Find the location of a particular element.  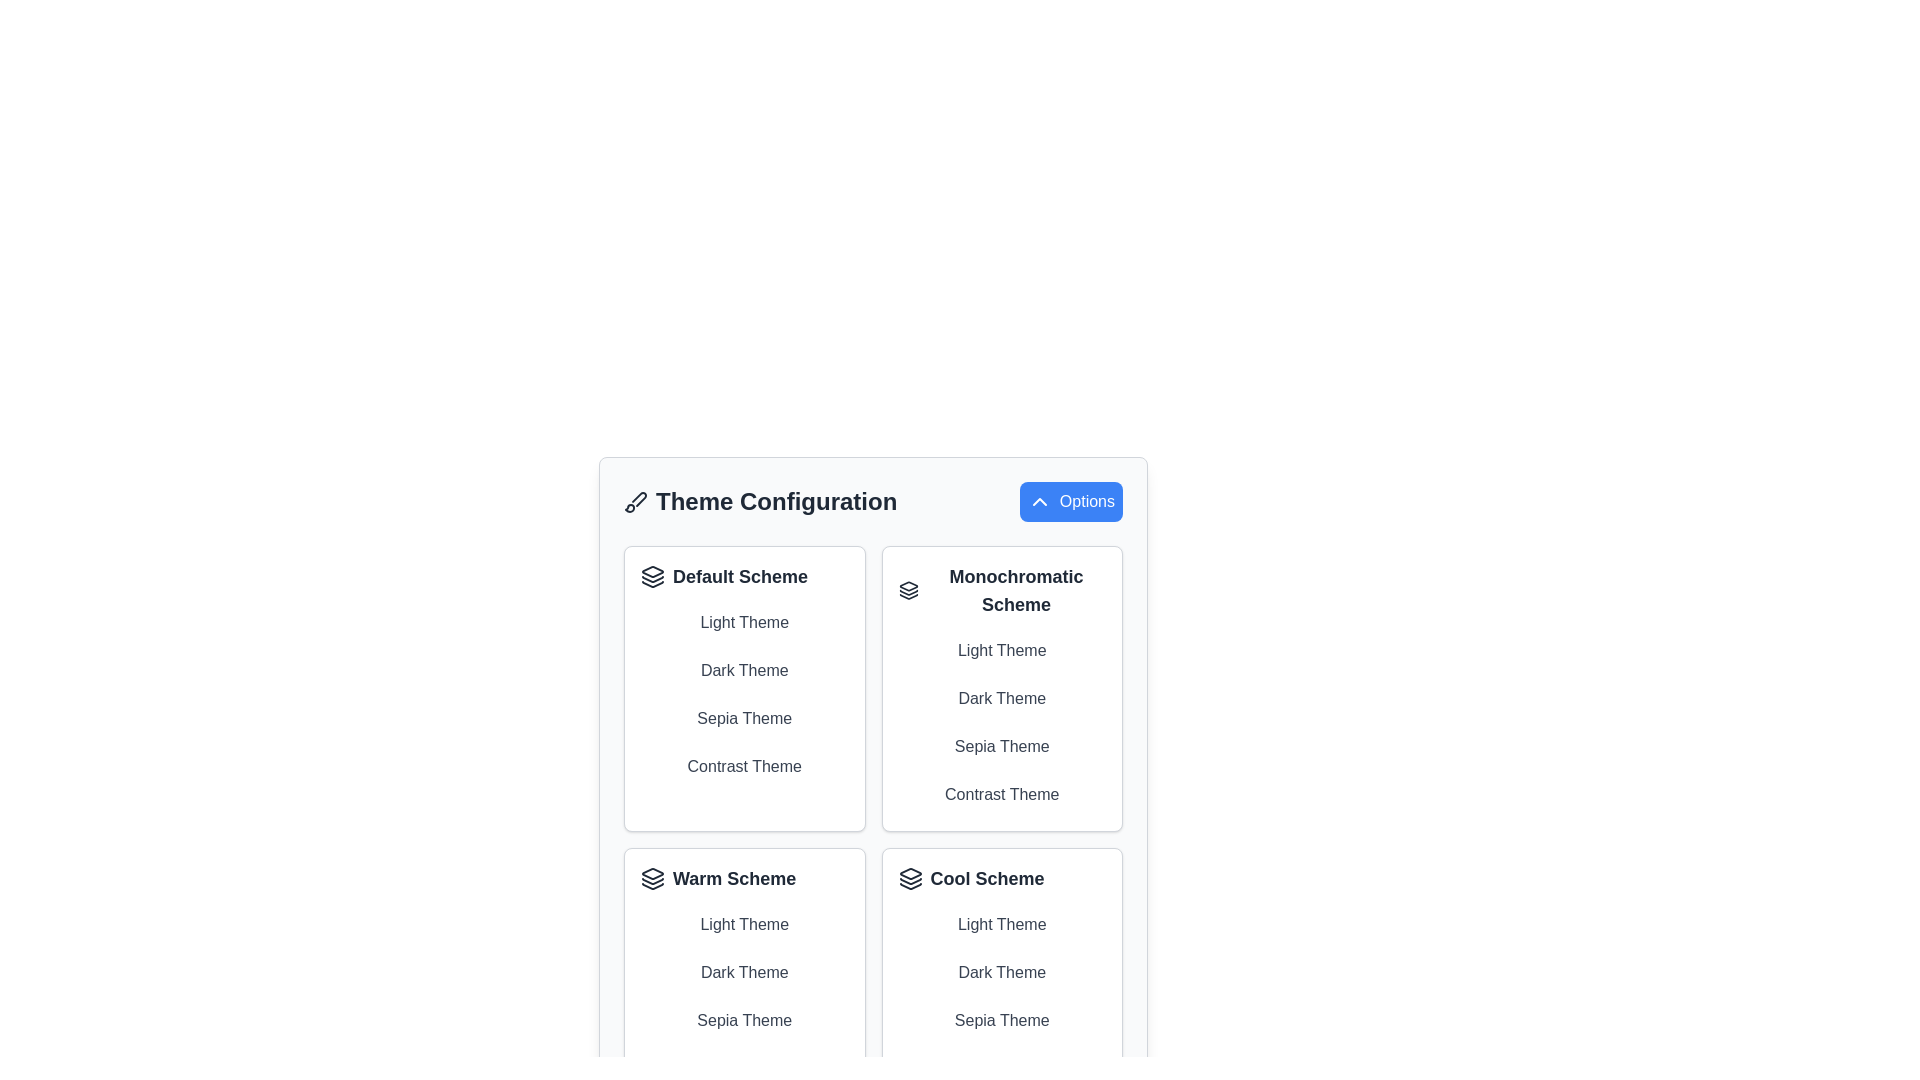

the 'Options' button is located at coordinates (1070, 500).